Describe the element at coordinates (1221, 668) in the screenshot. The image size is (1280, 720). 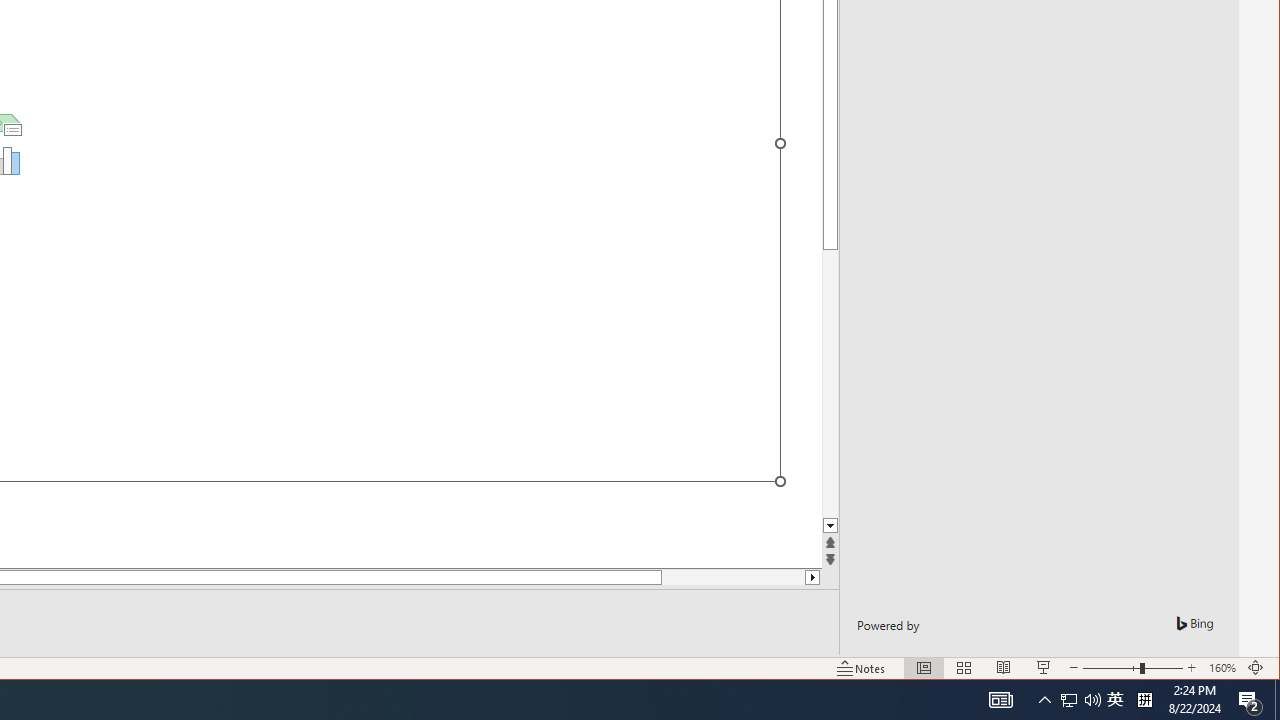
I see `'Zoom 160%'` at that location.